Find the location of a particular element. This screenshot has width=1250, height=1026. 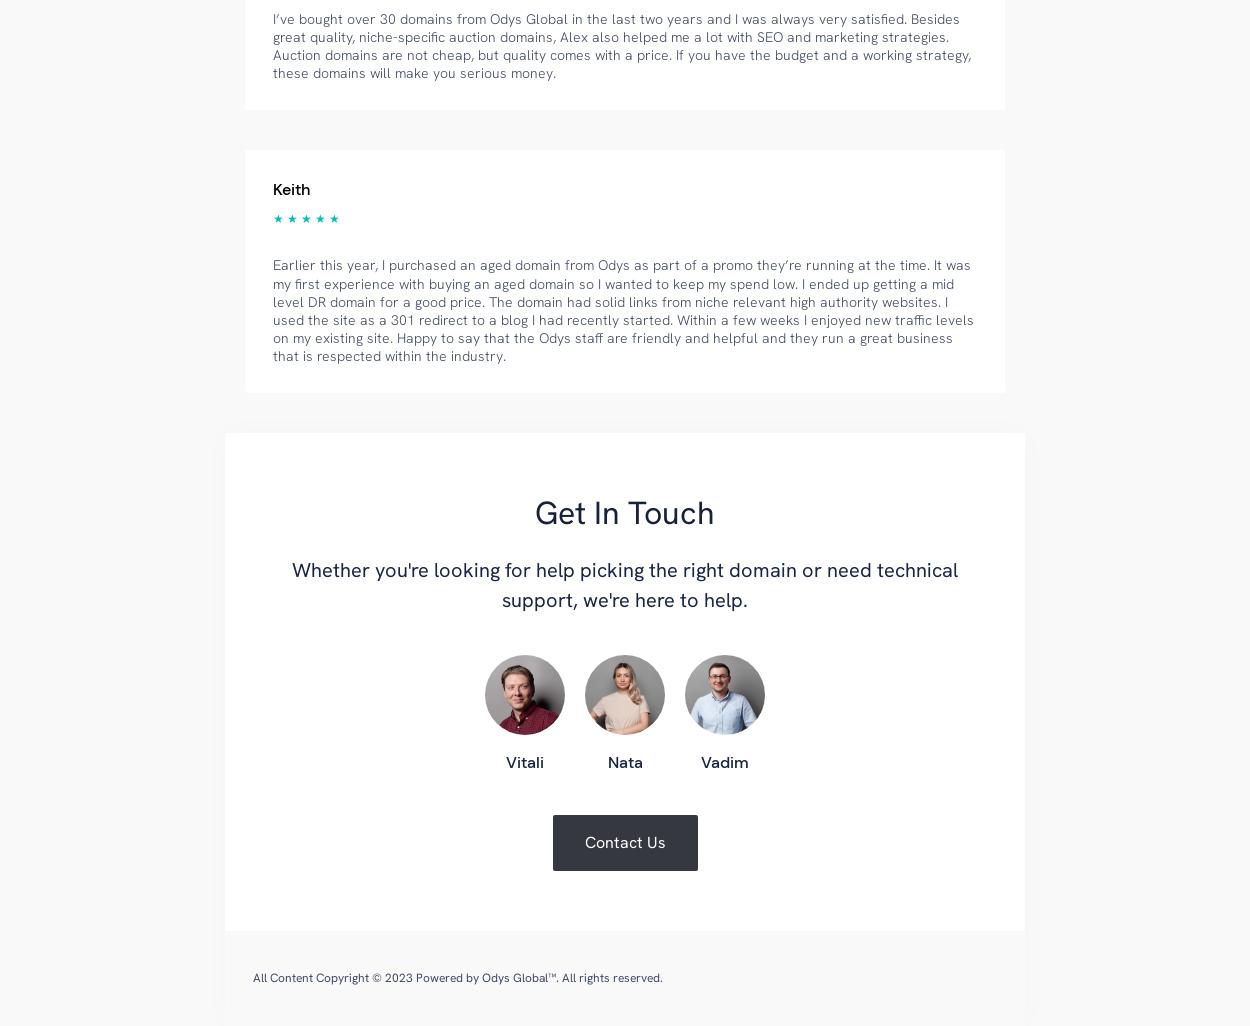

'Keith' is located at coordinates (291, 188).